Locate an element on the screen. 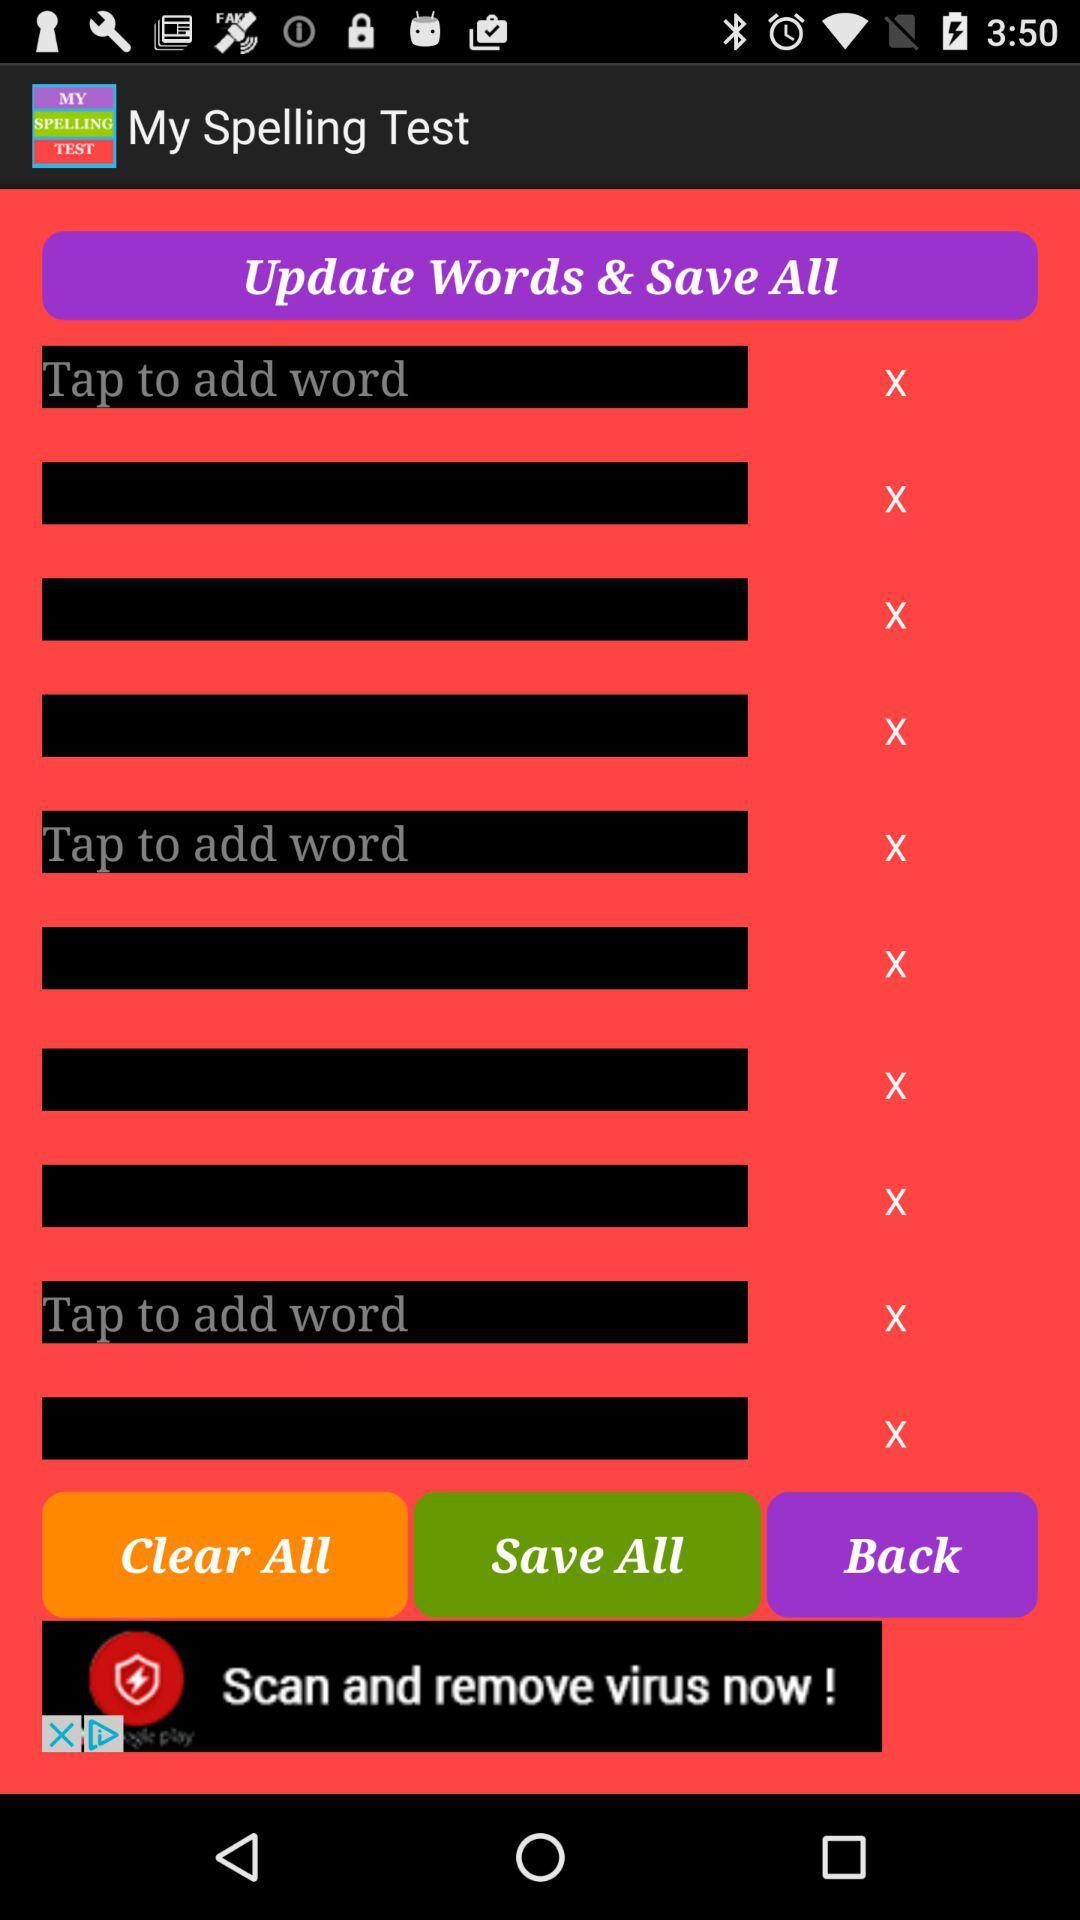 This screenshot has width=1080, height=1920. a new word is located at coordinates (394, 841).